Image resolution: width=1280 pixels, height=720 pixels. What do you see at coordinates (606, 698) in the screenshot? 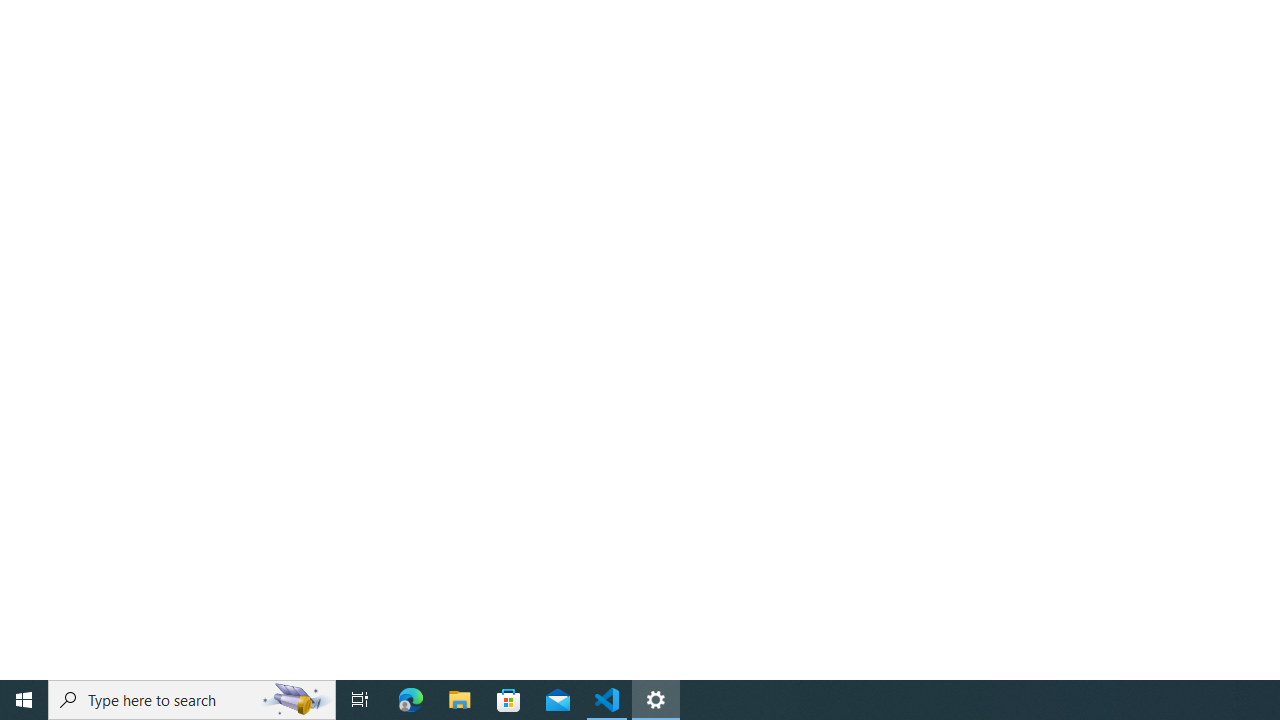
I see `'Visual Studio Code - 1 running window'` at bounding box center [606, 698].